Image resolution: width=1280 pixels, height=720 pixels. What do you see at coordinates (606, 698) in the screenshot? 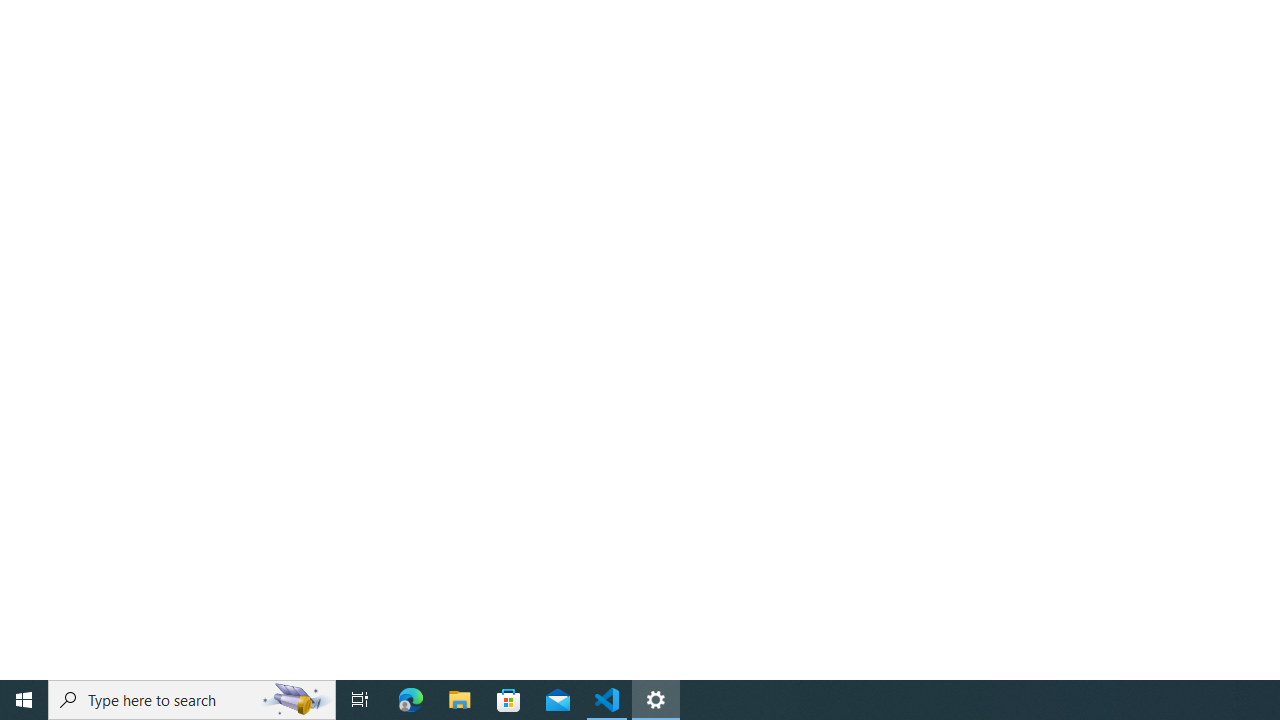
I see `'Visual Studio Code - 1 running window'` at bounding box center [606, 698].